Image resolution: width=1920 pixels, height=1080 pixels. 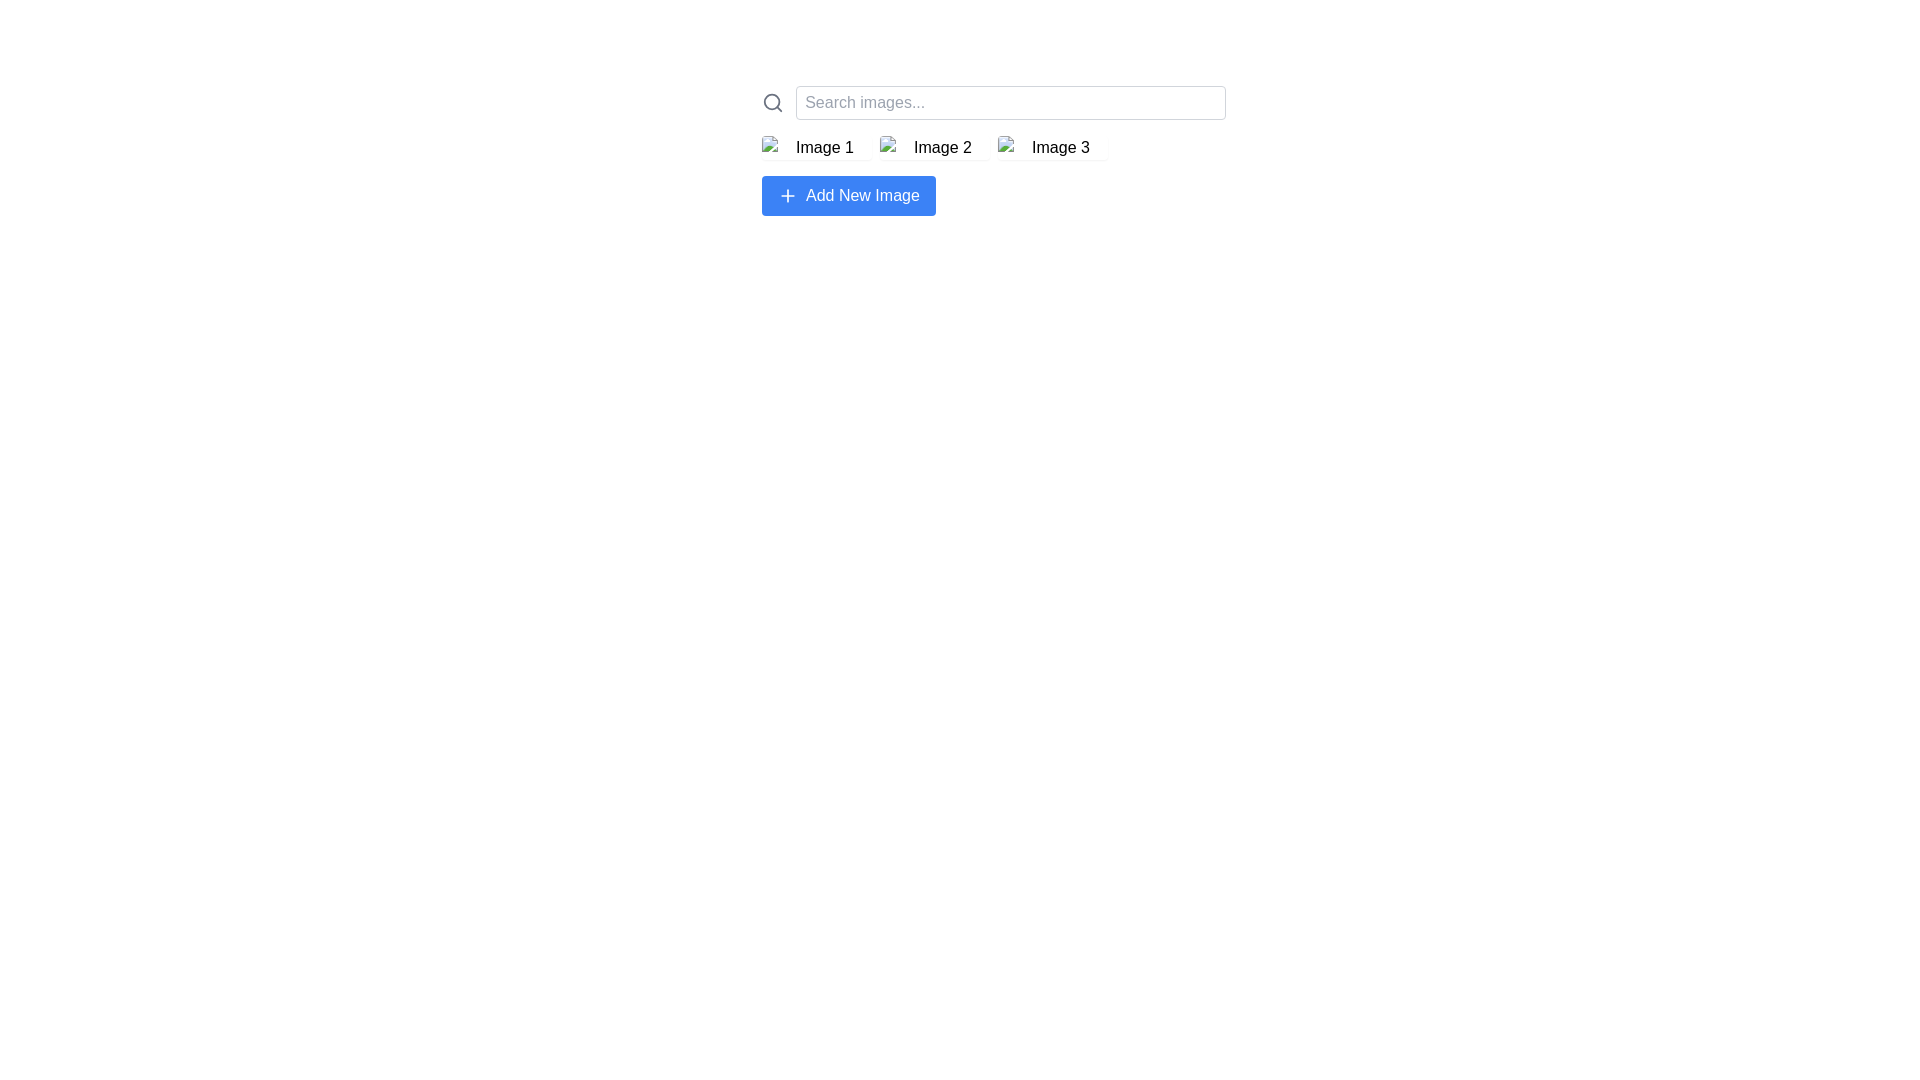 What do you see at coordinates (934, 146) in the screenshot?
I see `to select the thumbnail image labeled 'Image 2' in the grid layout` at bounding box center [934, 146].